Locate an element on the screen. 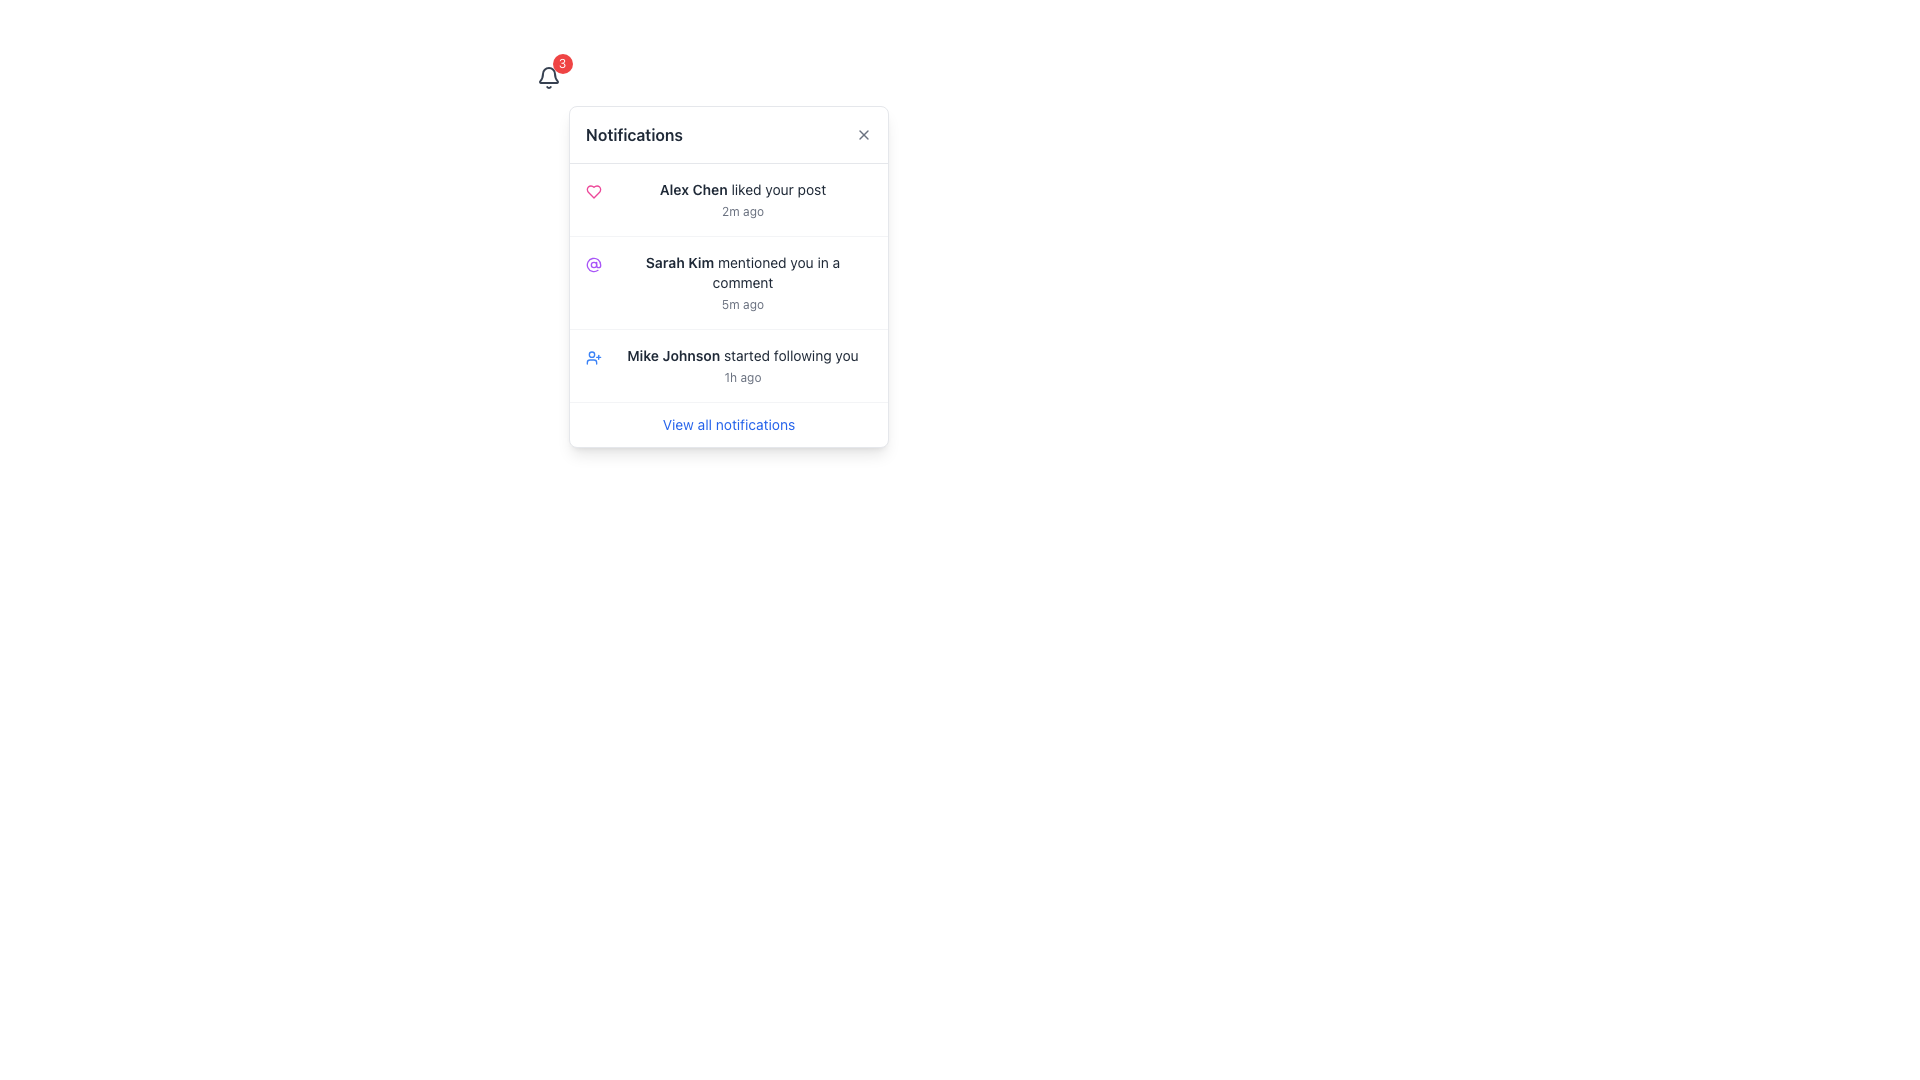  the circular purple icon with an '@' sign that is located next to the notification text 'Sarah Kim mentioned you in a comment.' is located at coordinates (593, 264).